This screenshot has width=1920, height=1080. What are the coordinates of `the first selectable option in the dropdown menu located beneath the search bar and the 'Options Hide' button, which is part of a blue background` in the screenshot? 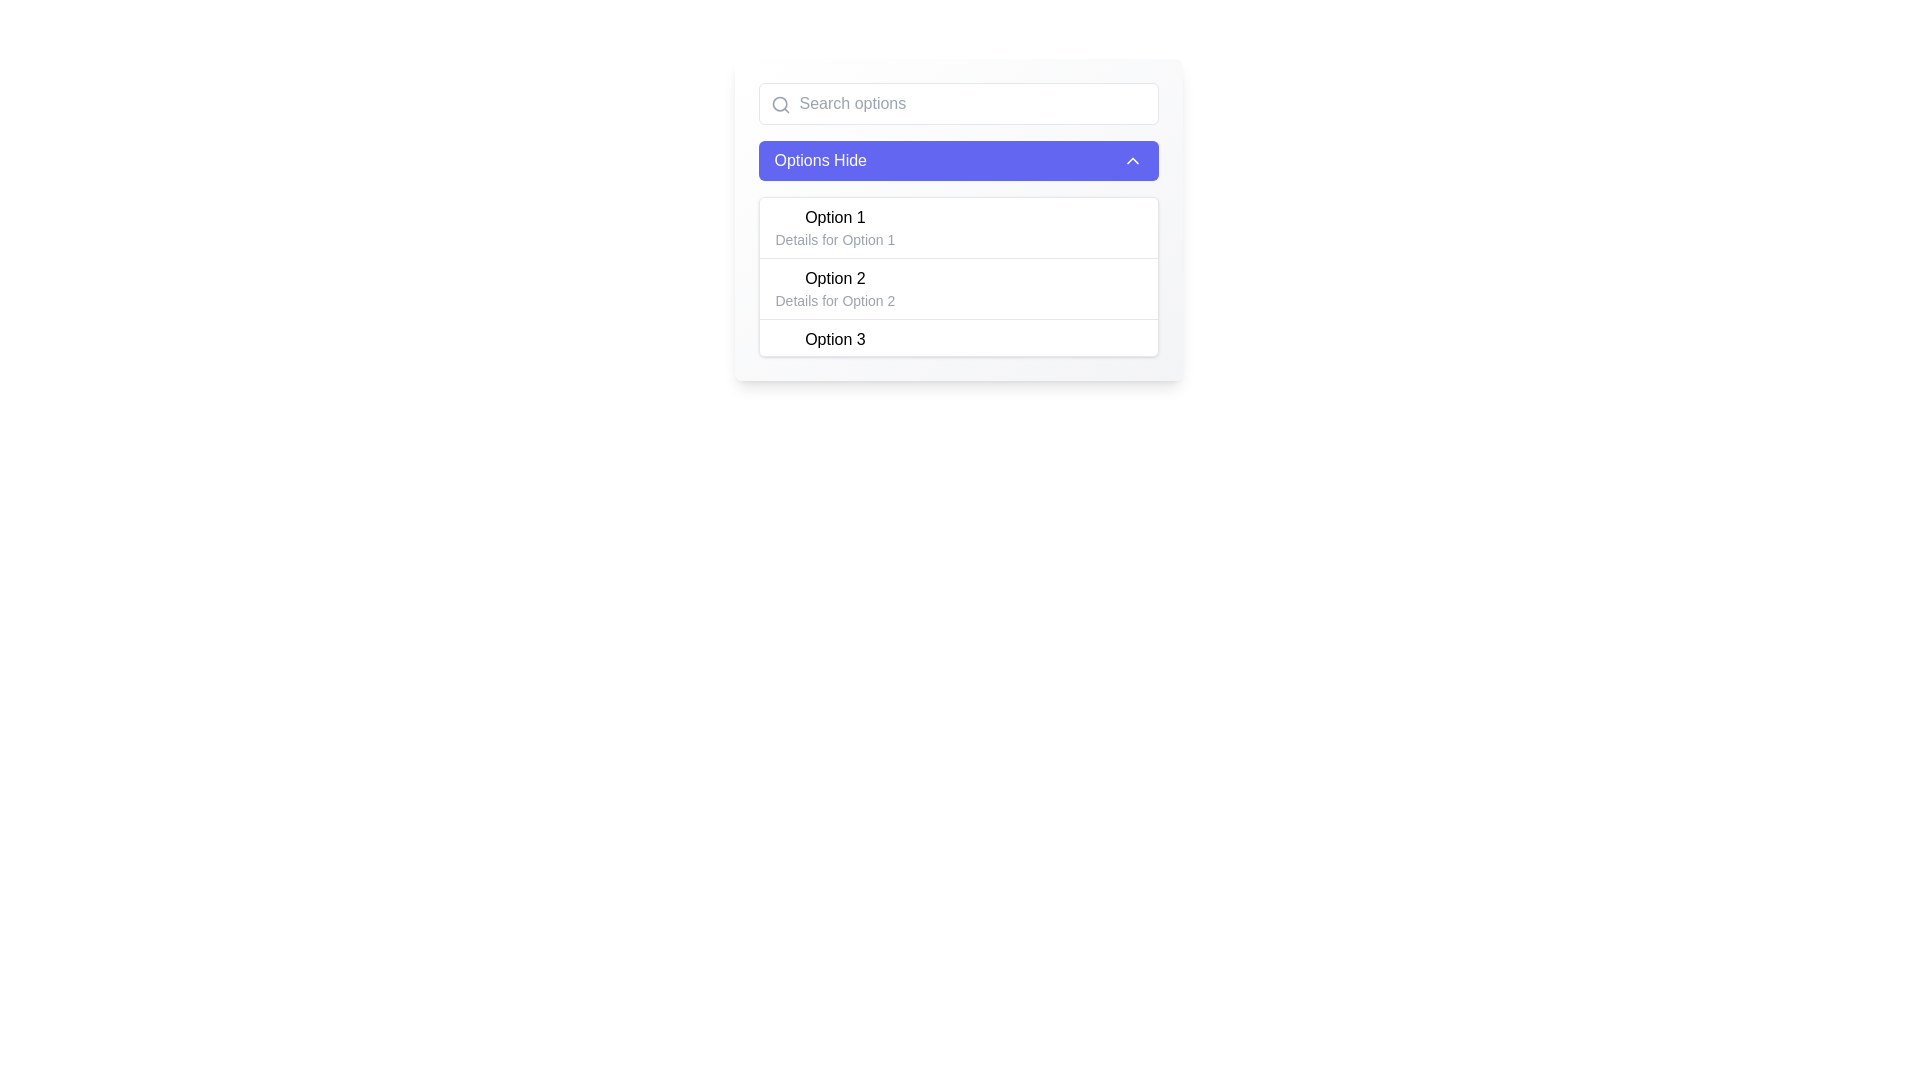 It's located at (957, 219).